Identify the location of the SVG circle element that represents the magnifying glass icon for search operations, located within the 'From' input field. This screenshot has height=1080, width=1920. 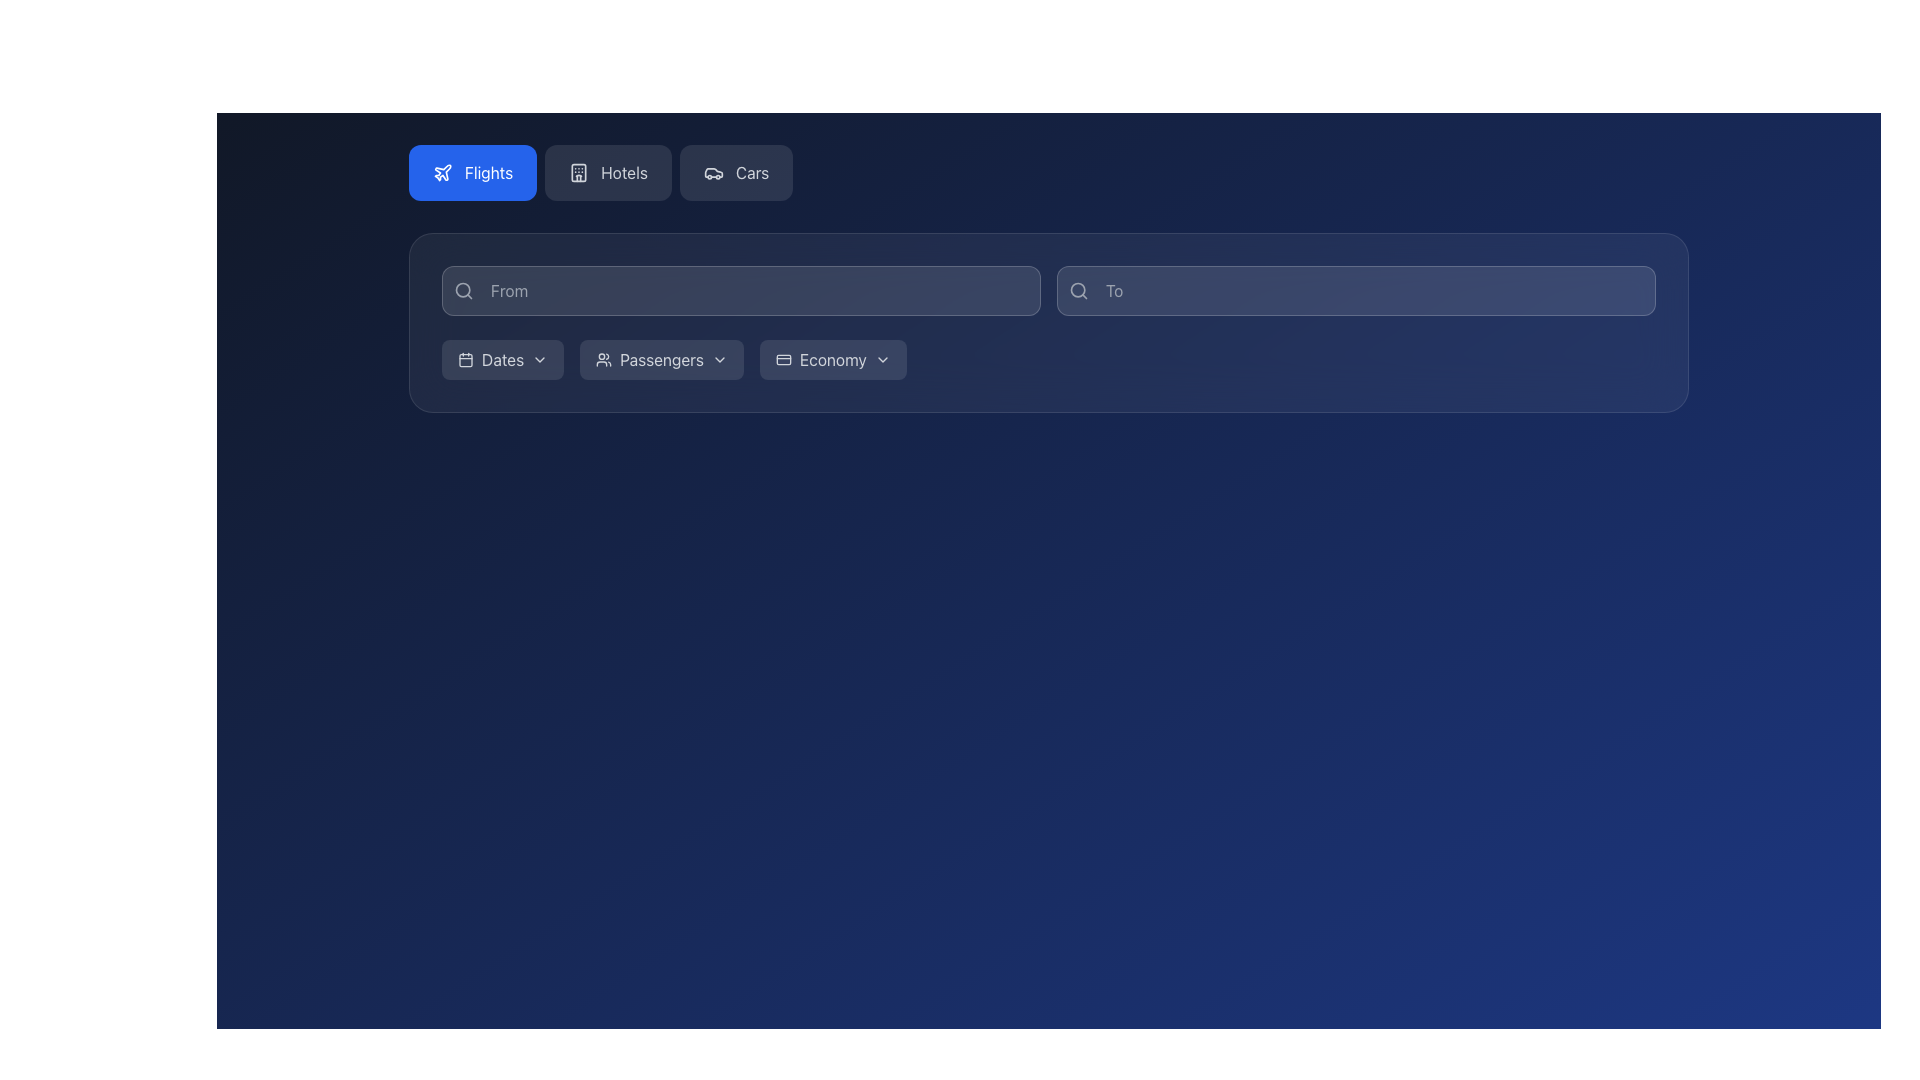
(462, 290).